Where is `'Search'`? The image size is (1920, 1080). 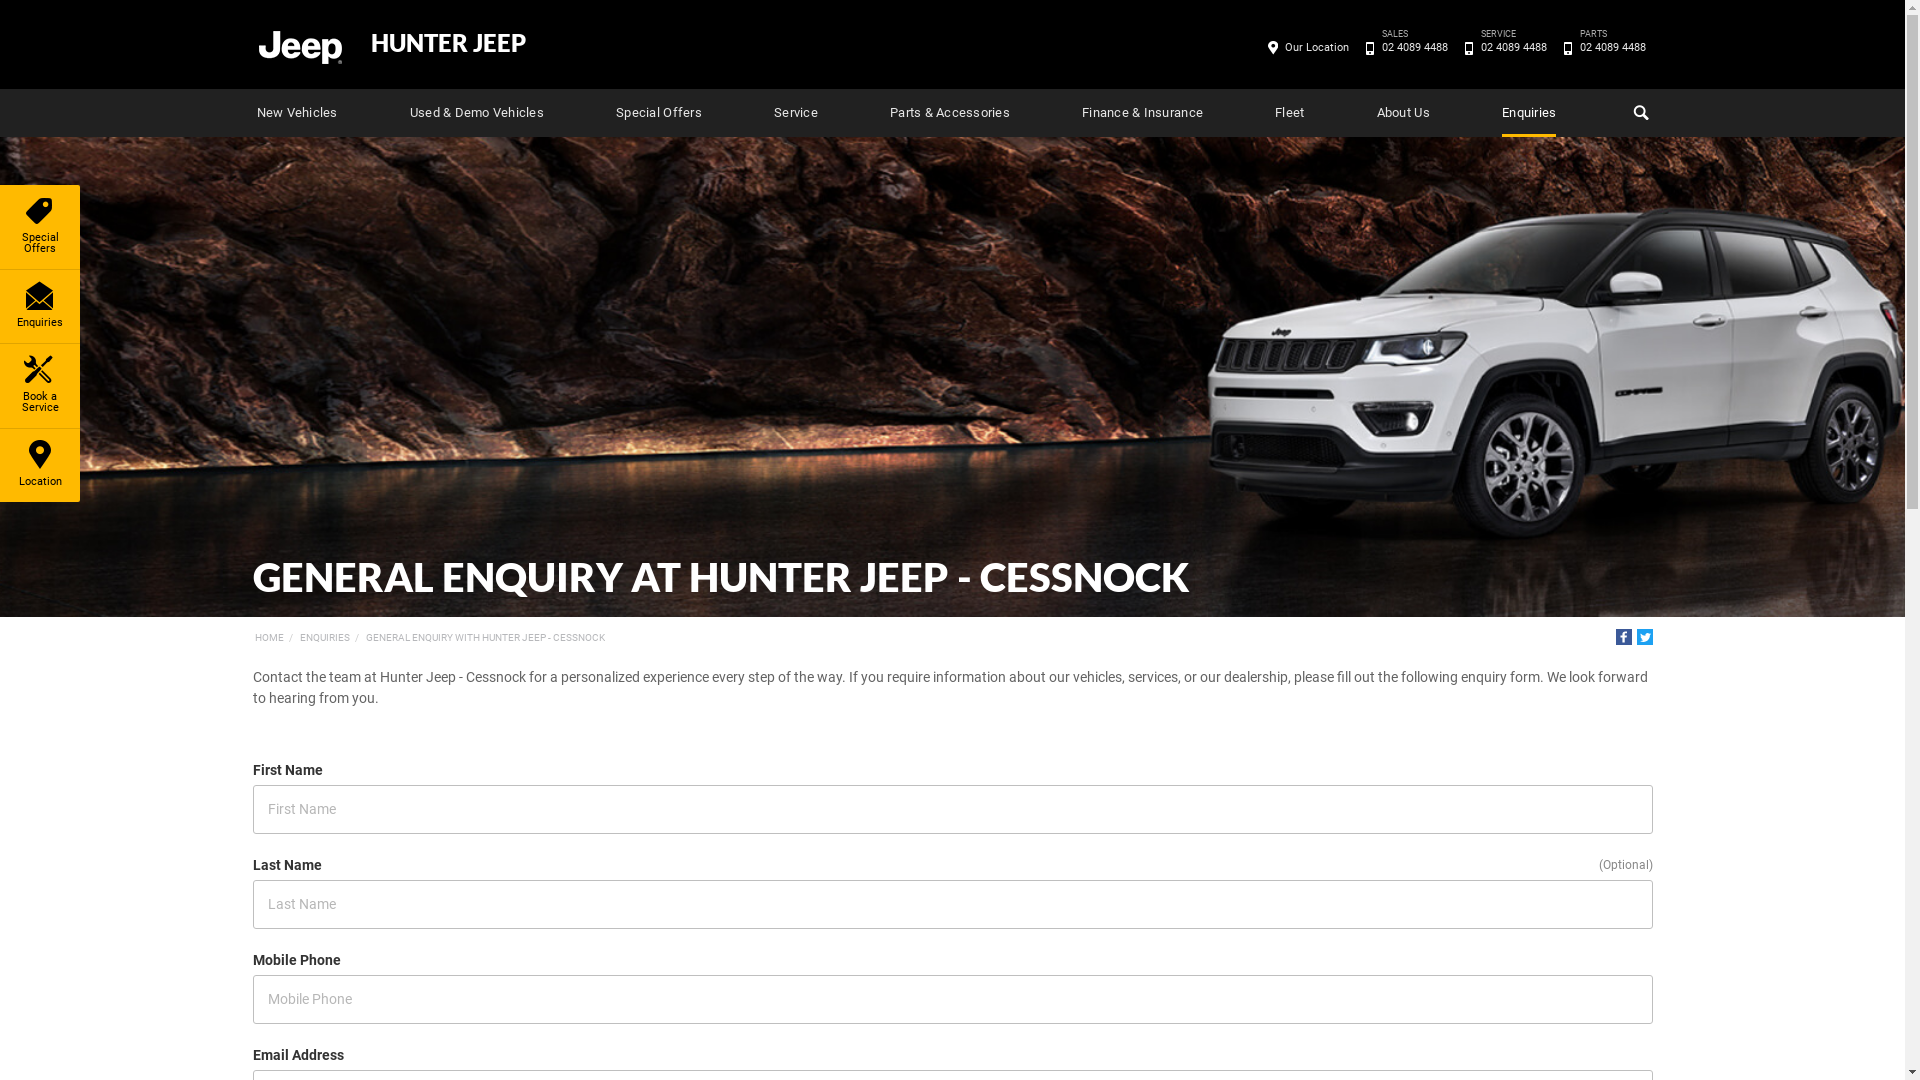 'Search' is located at coordinates (1637, 112).